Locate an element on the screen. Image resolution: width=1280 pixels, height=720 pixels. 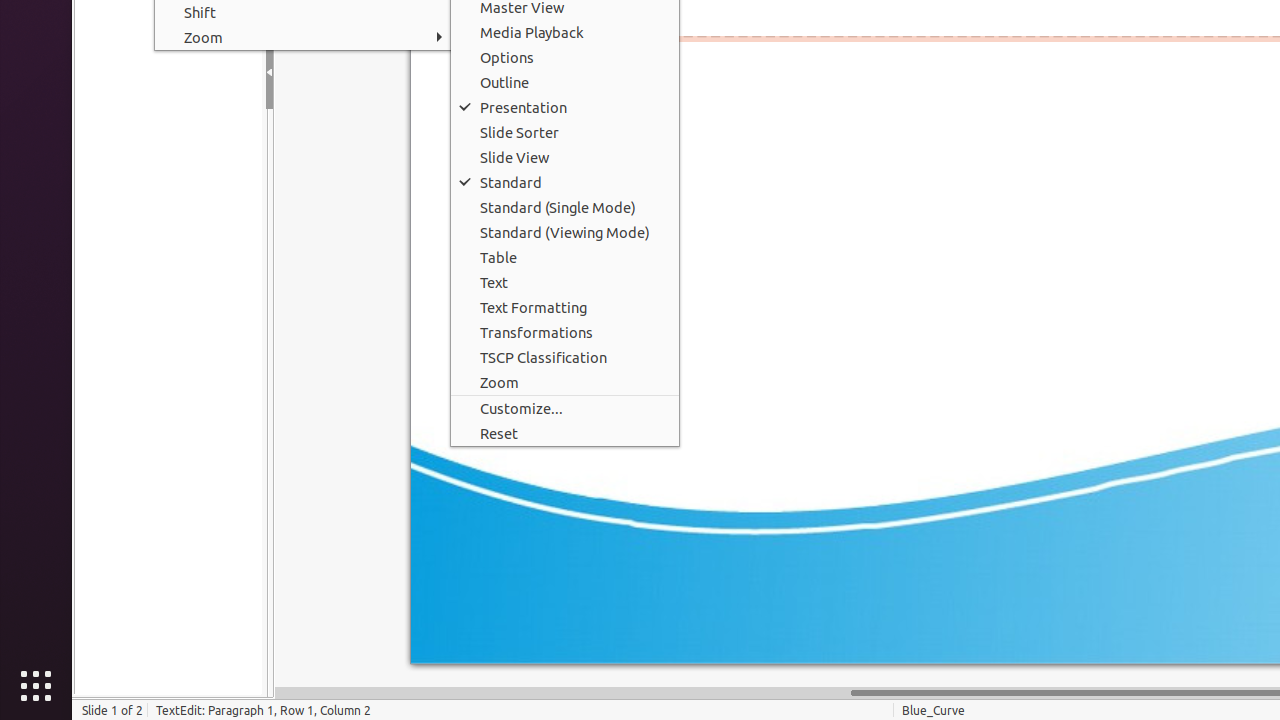
'Outline' is located at coordinates (563, 81).